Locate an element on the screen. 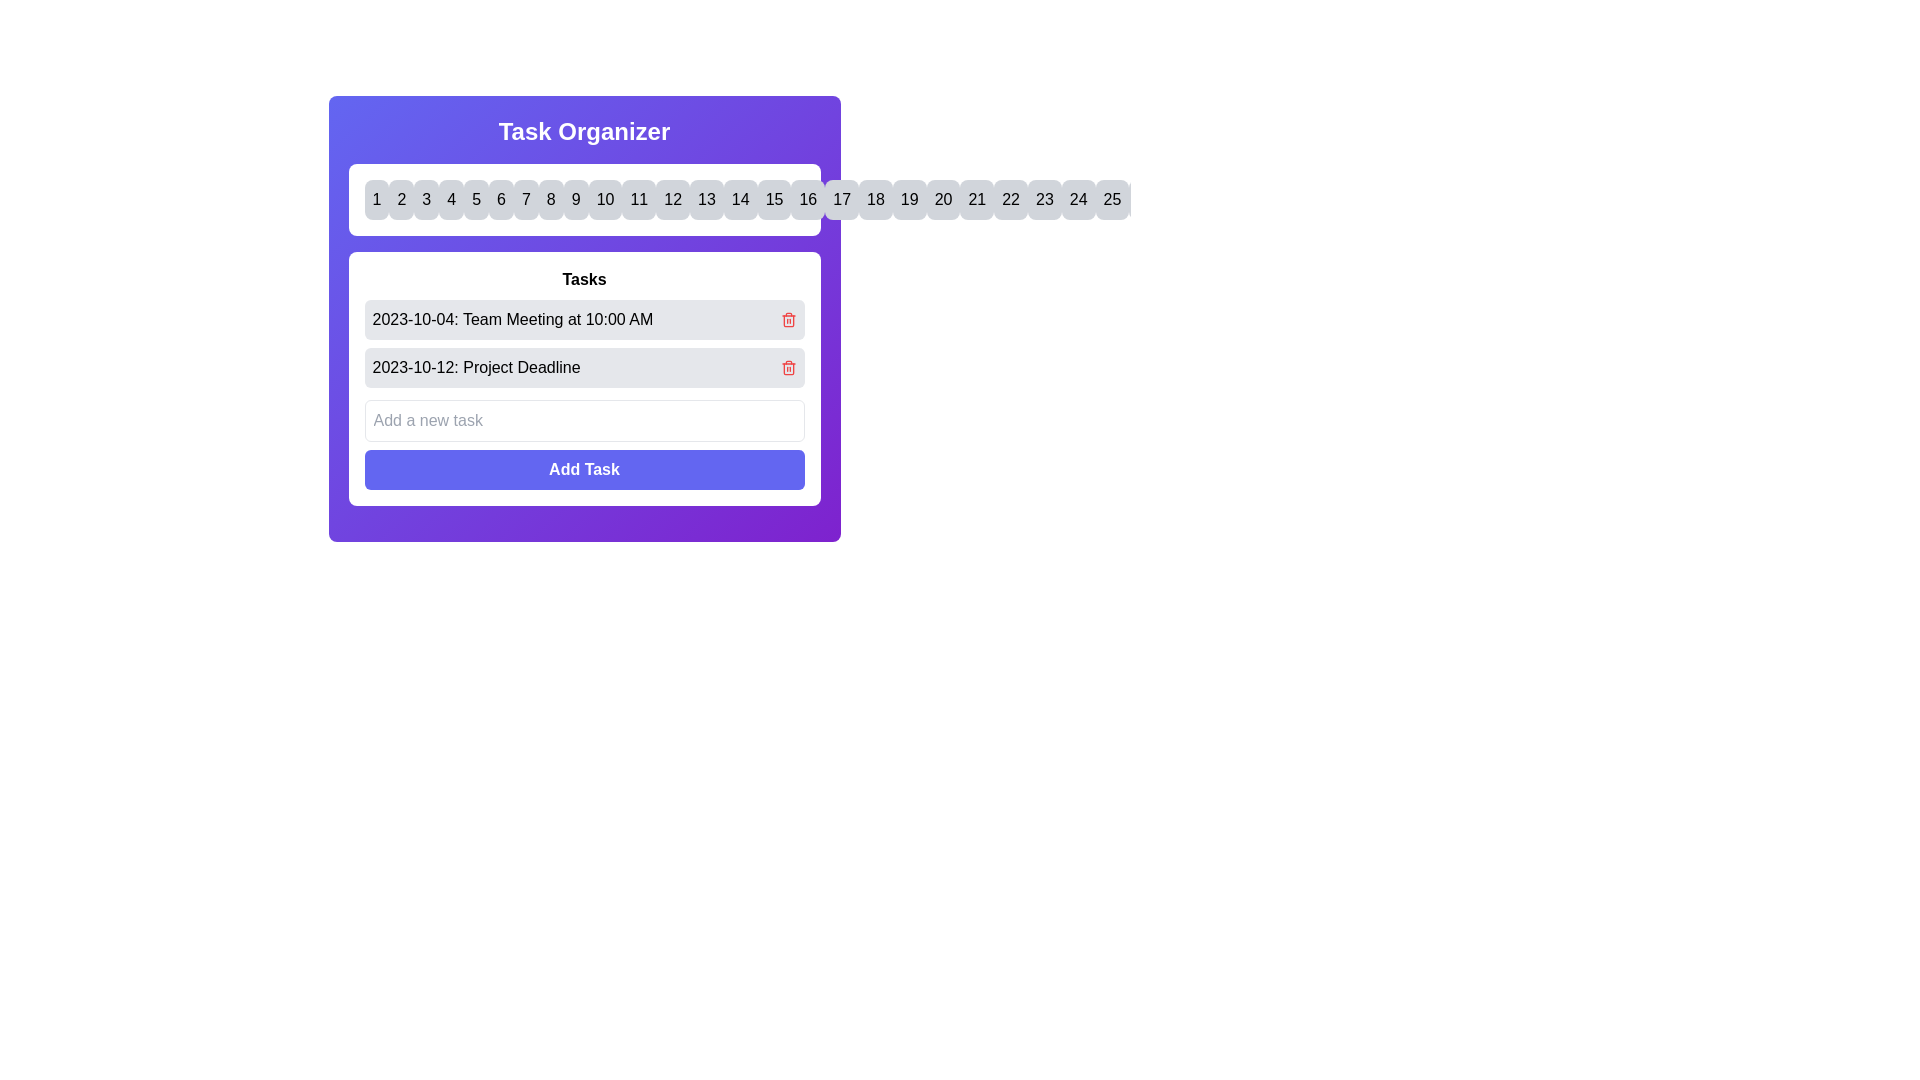  the delete icon button for the task labeled '2023-10-12: Project Deadline.' to trigger hover effects is located at coordinates (787, 367).